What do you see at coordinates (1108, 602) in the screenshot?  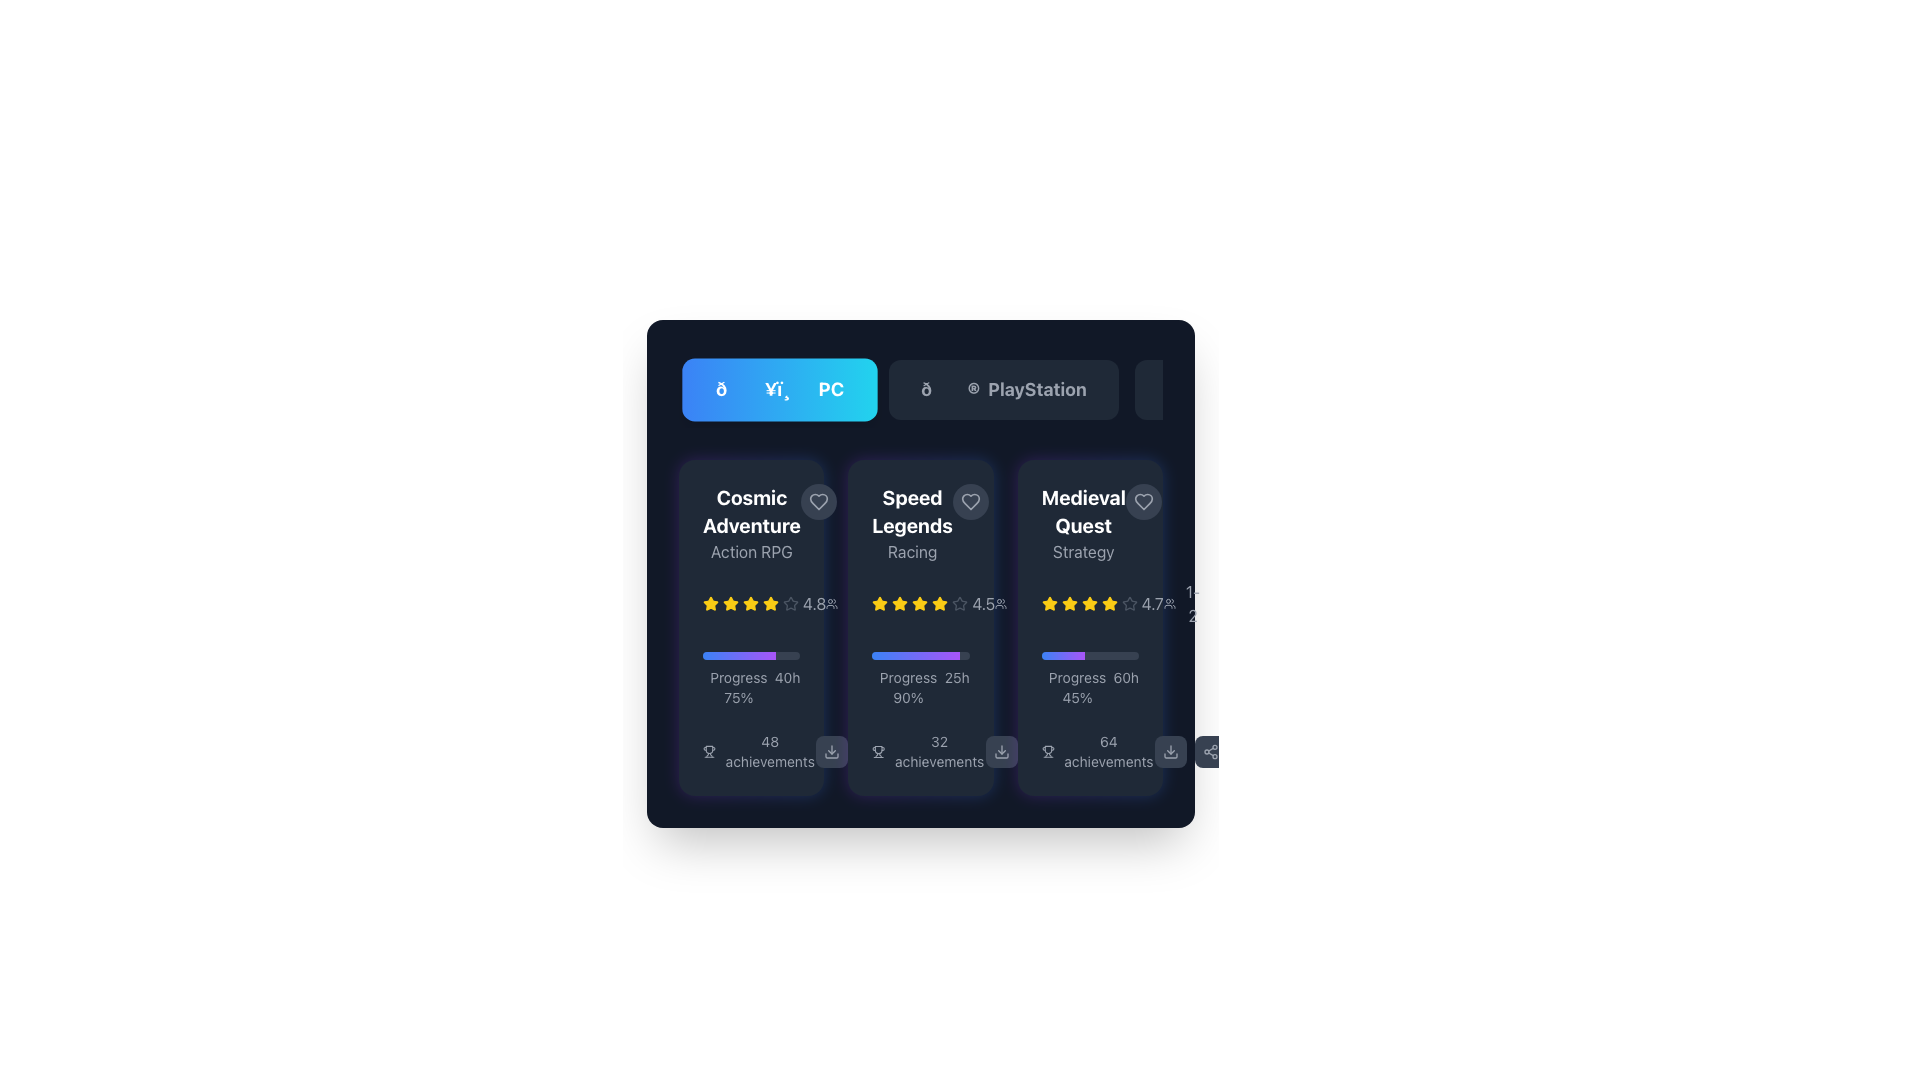 I see `the third rating star icon for the 'Medieval Quest' game, which indicates part of the overall rating value` at bounding box center [1108, 602].